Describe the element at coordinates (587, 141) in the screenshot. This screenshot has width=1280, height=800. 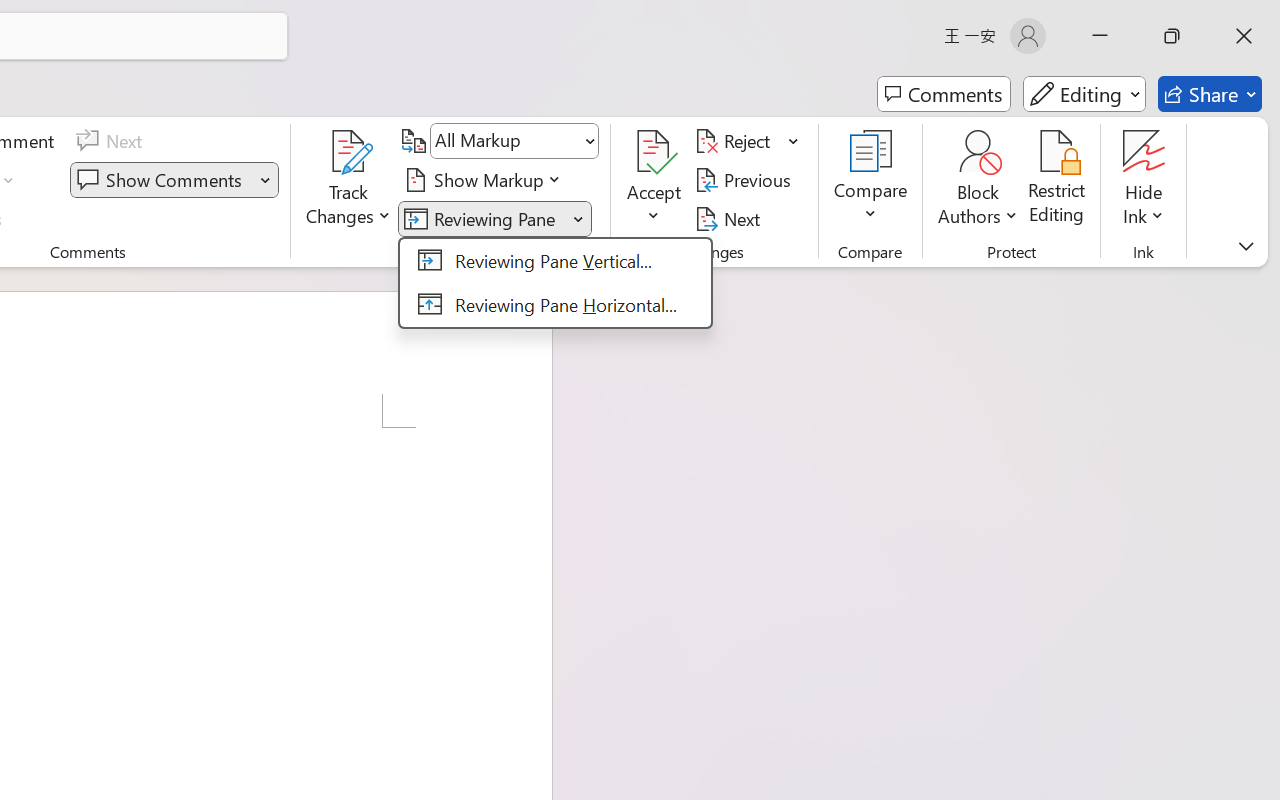
I see `'Open'` at that location.